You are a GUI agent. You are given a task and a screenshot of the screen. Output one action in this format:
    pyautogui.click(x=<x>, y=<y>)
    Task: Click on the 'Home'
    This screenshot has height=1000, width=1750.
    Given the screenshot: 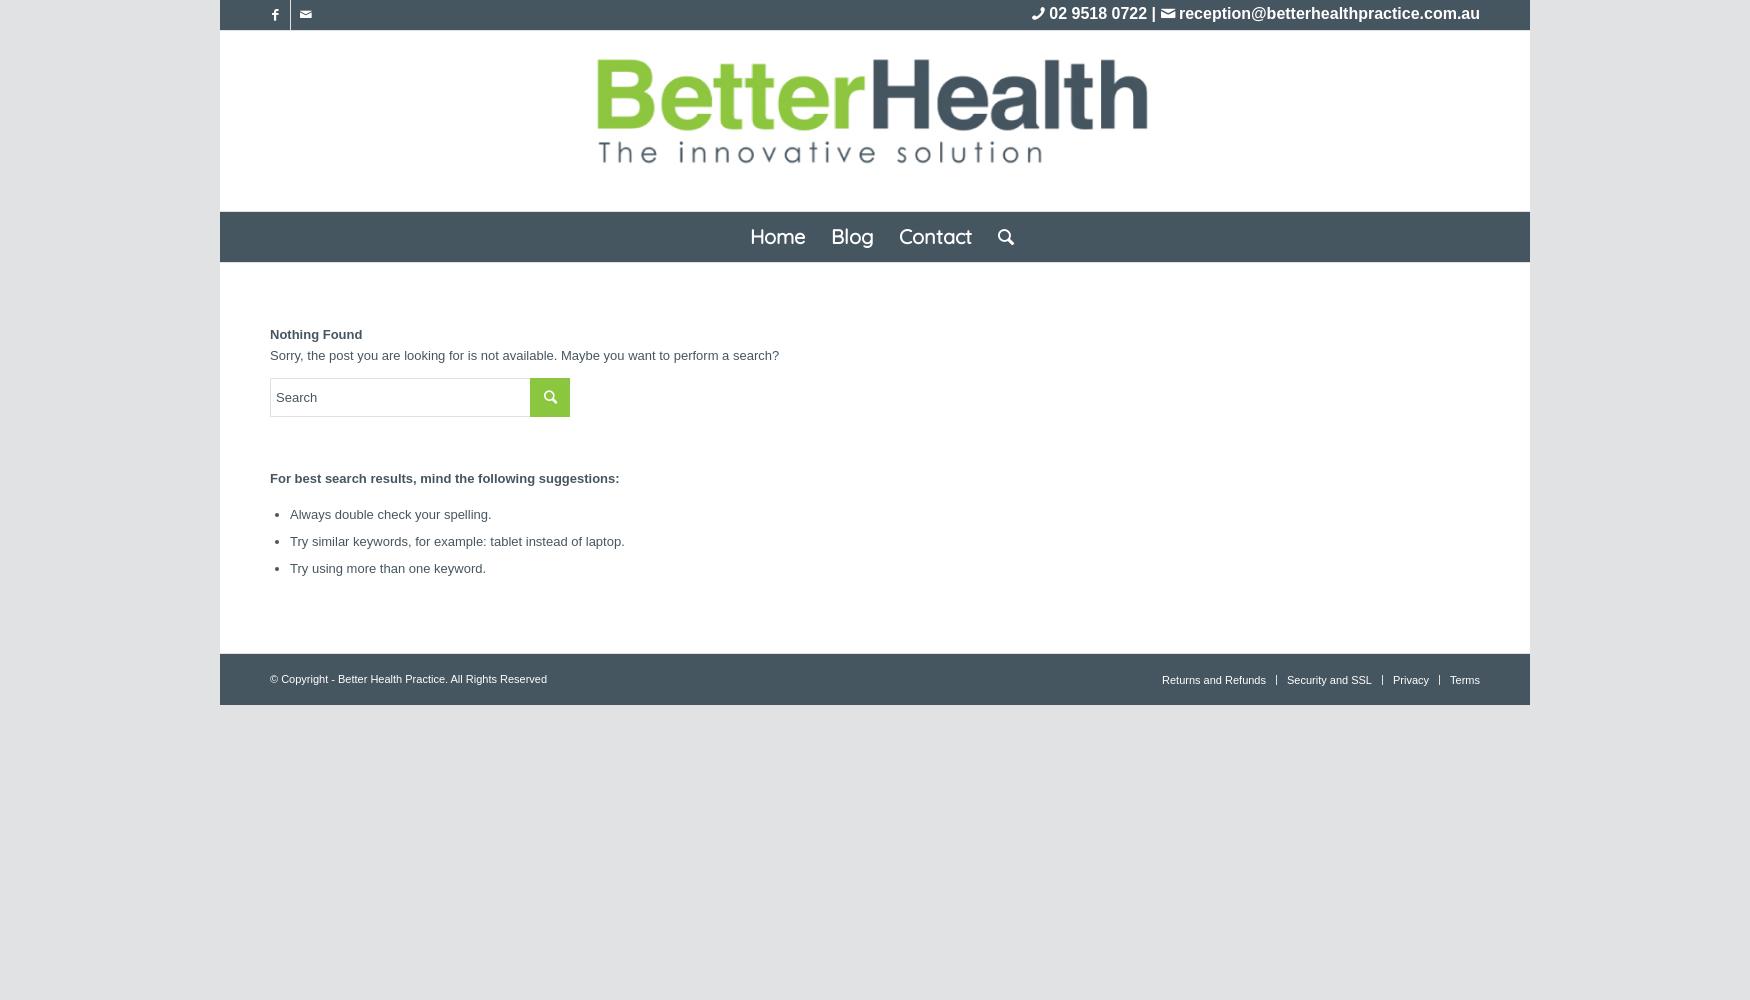 What is the action you would take?
    pyautogui.click(x=775, y=235)
    